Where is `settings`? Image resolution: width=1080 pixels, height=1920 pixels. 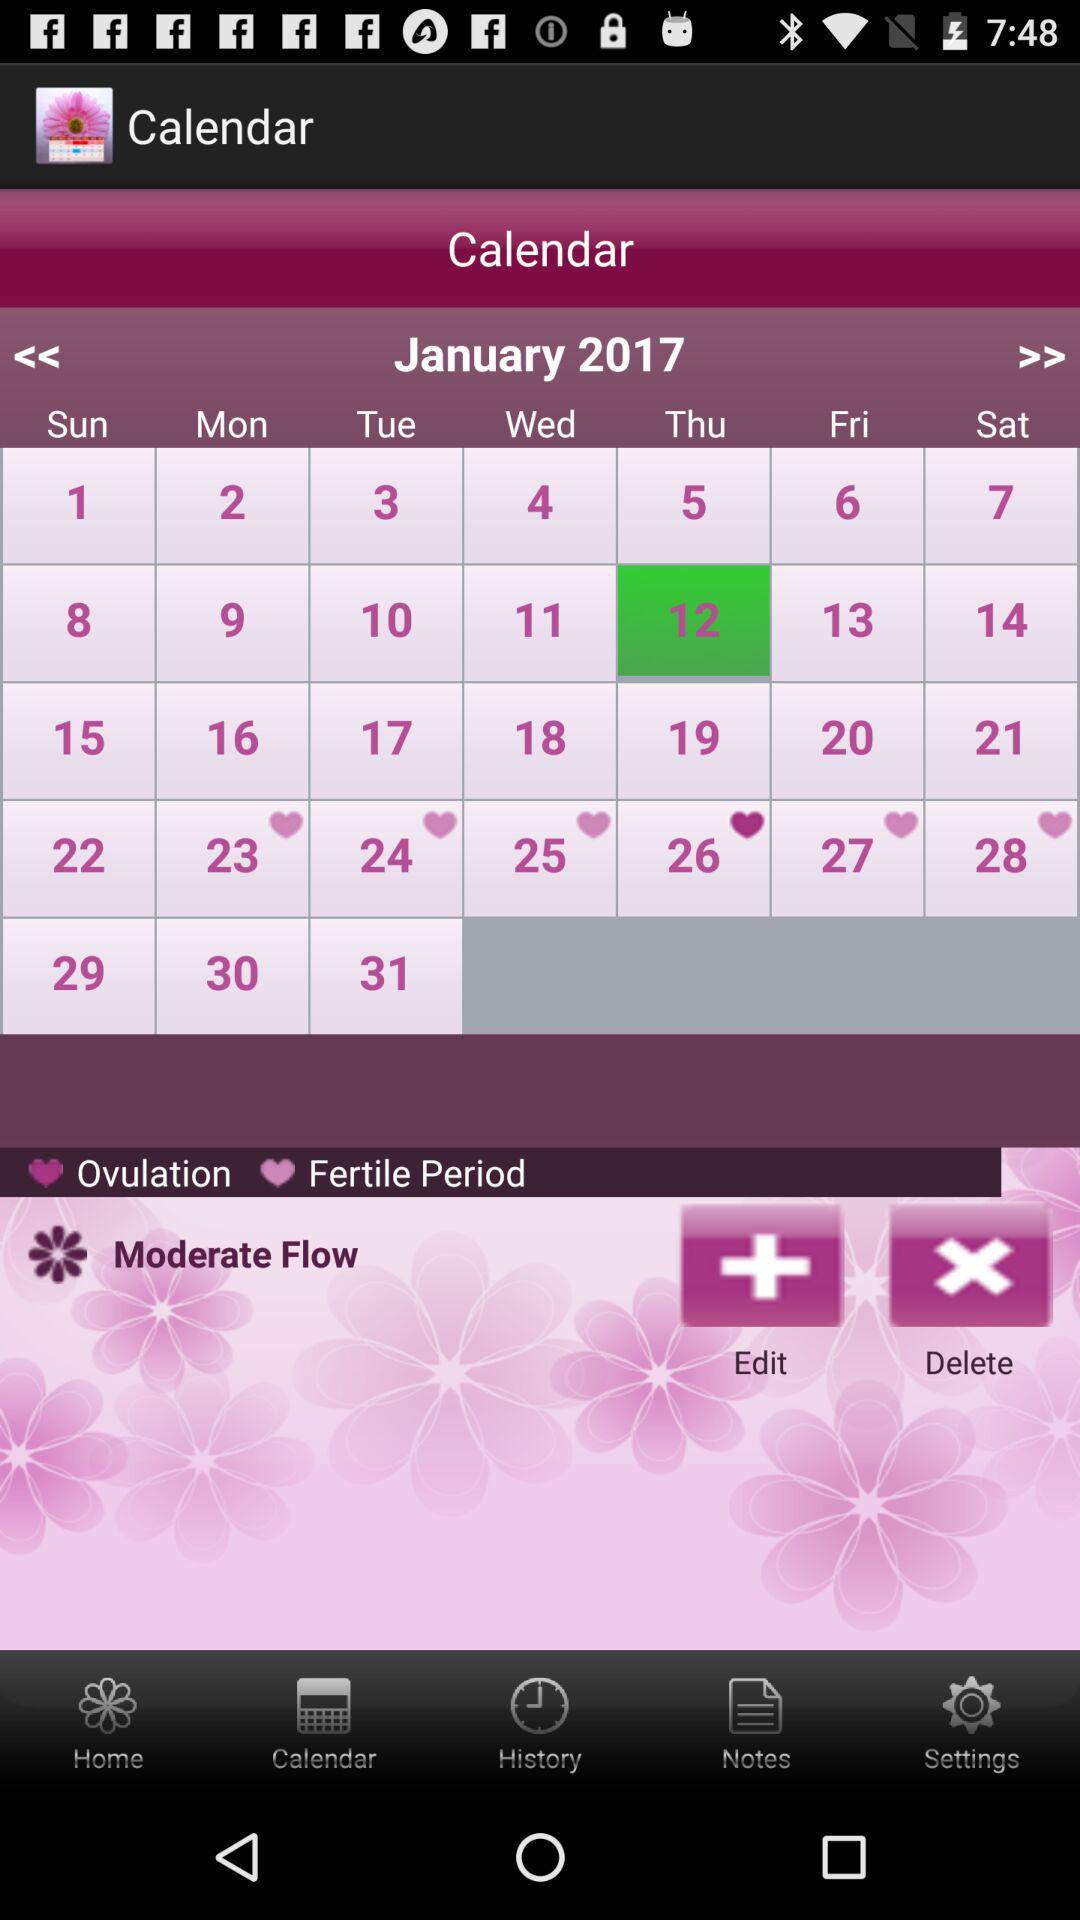 settings is located at coordinates (756, 1721).